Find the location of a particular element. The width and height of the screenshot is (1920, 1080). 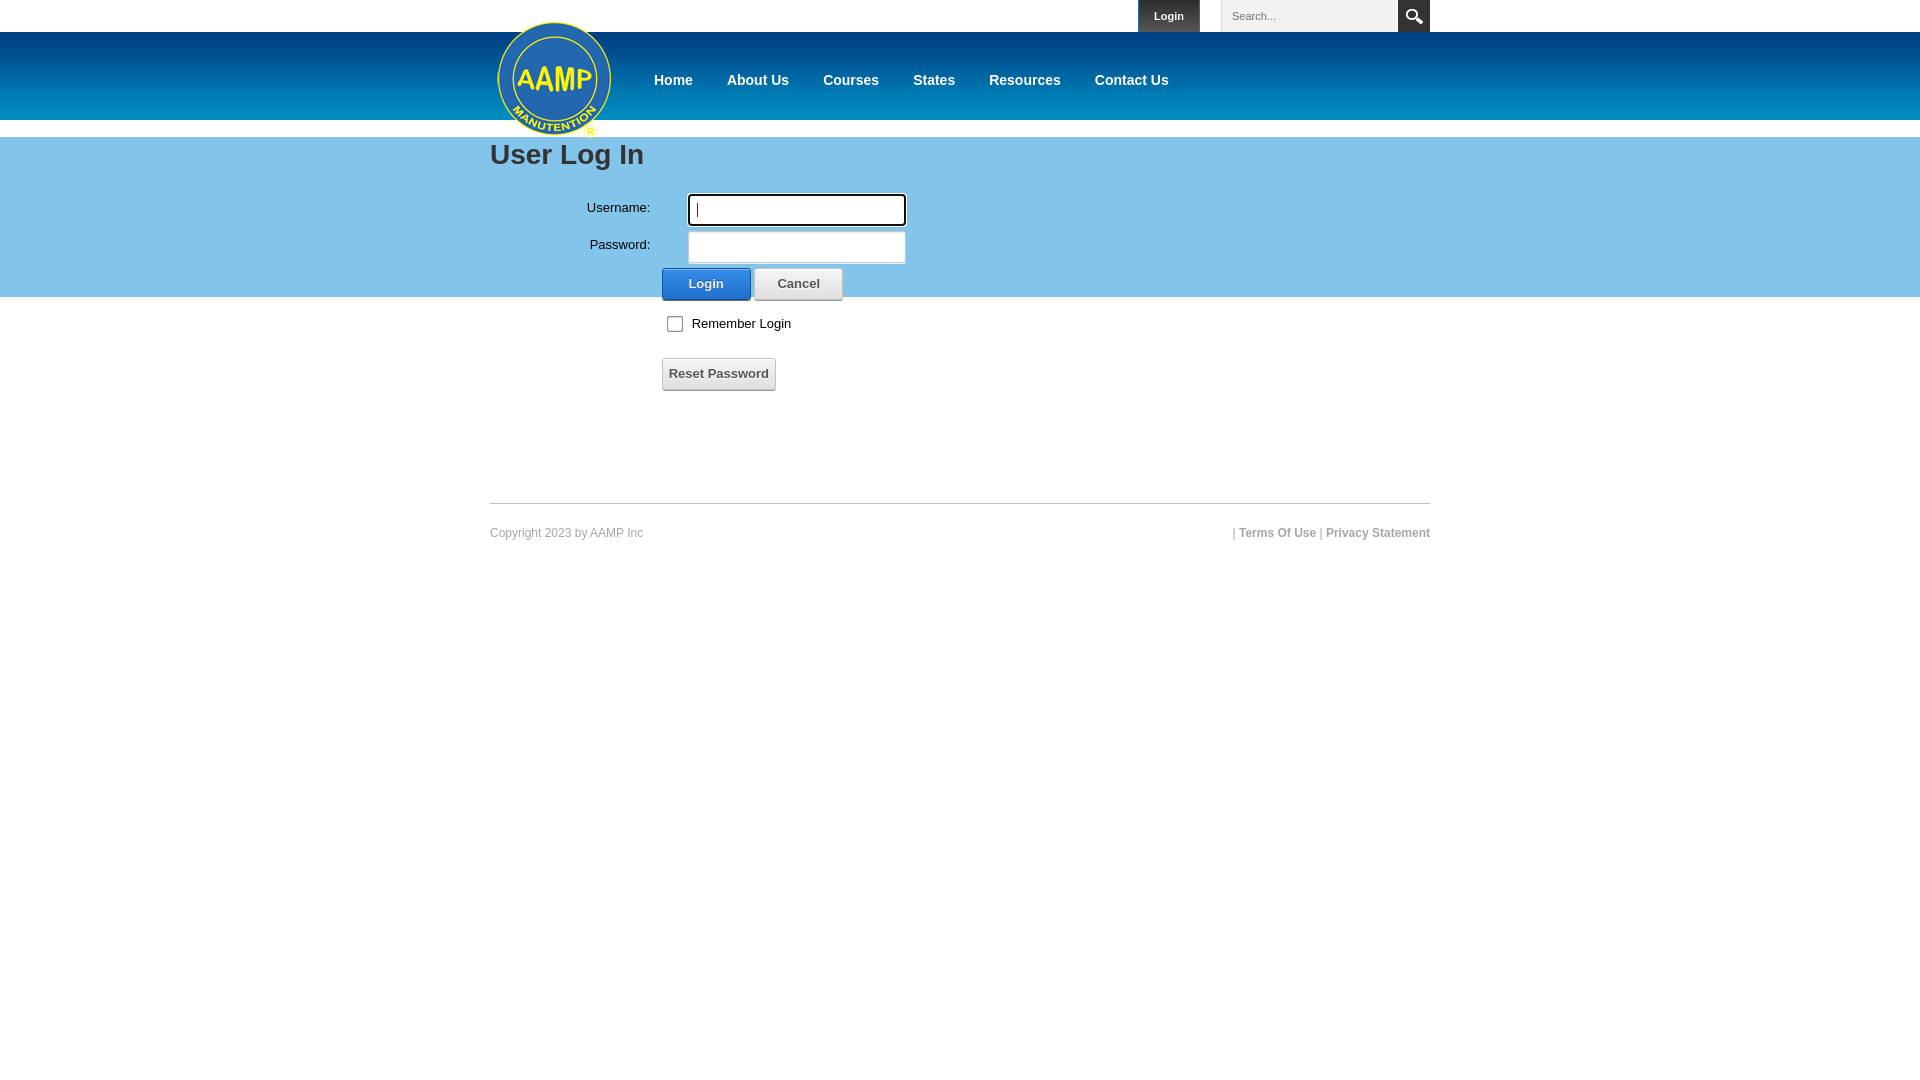

'Clear search text' is located at coordinates (1377, 15).